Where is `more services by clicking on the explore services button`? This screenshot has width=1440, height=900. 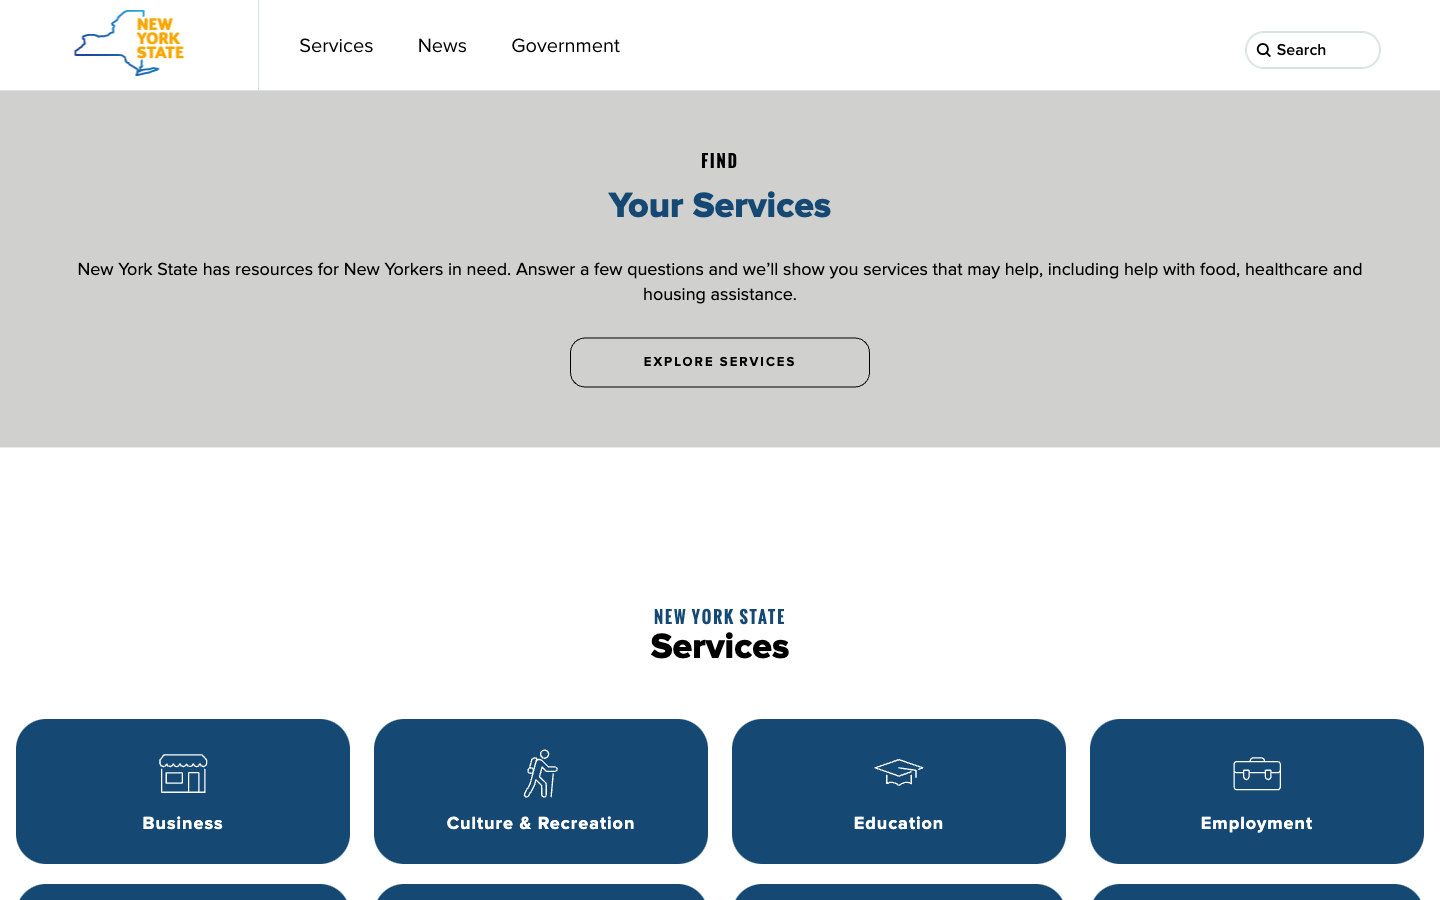 more services by clicking on the explore services button is located at coordinates (720, 361).